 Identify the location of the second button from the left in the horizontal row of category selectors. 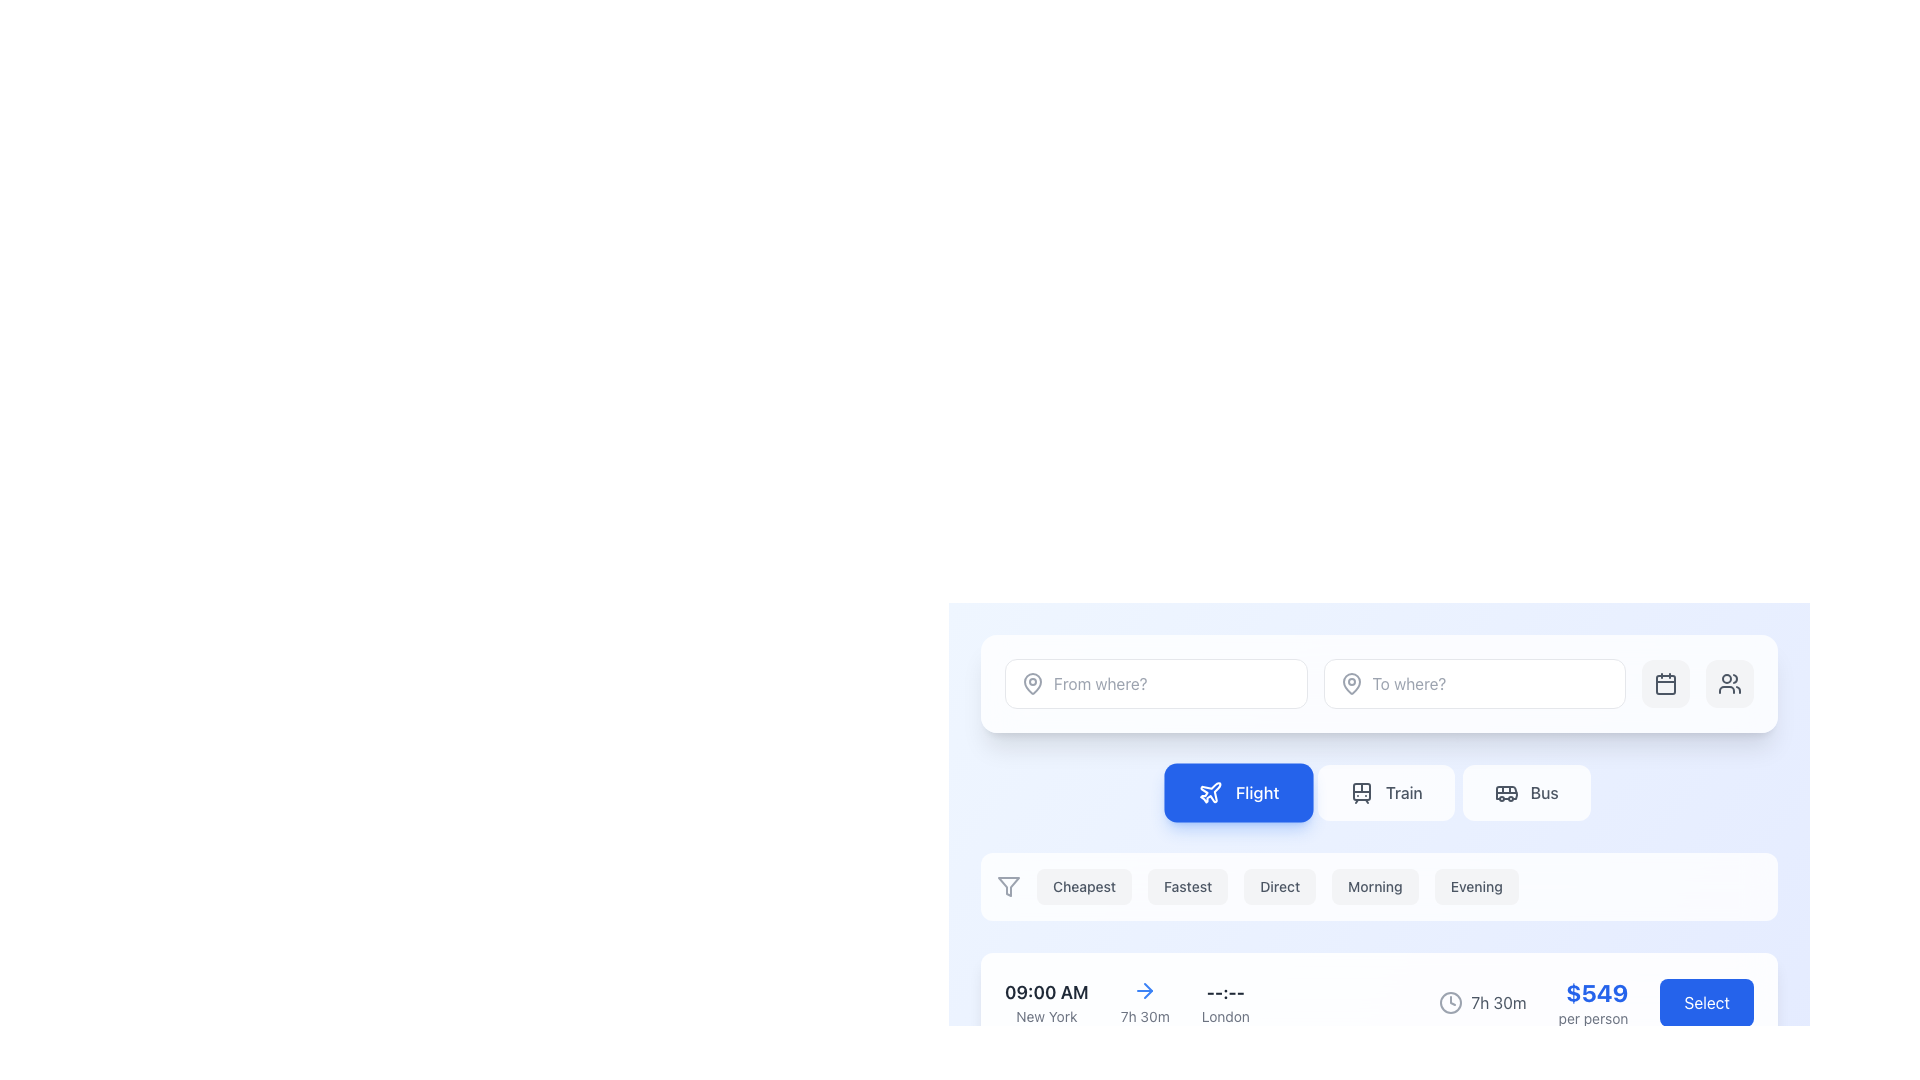
(1188, 886).